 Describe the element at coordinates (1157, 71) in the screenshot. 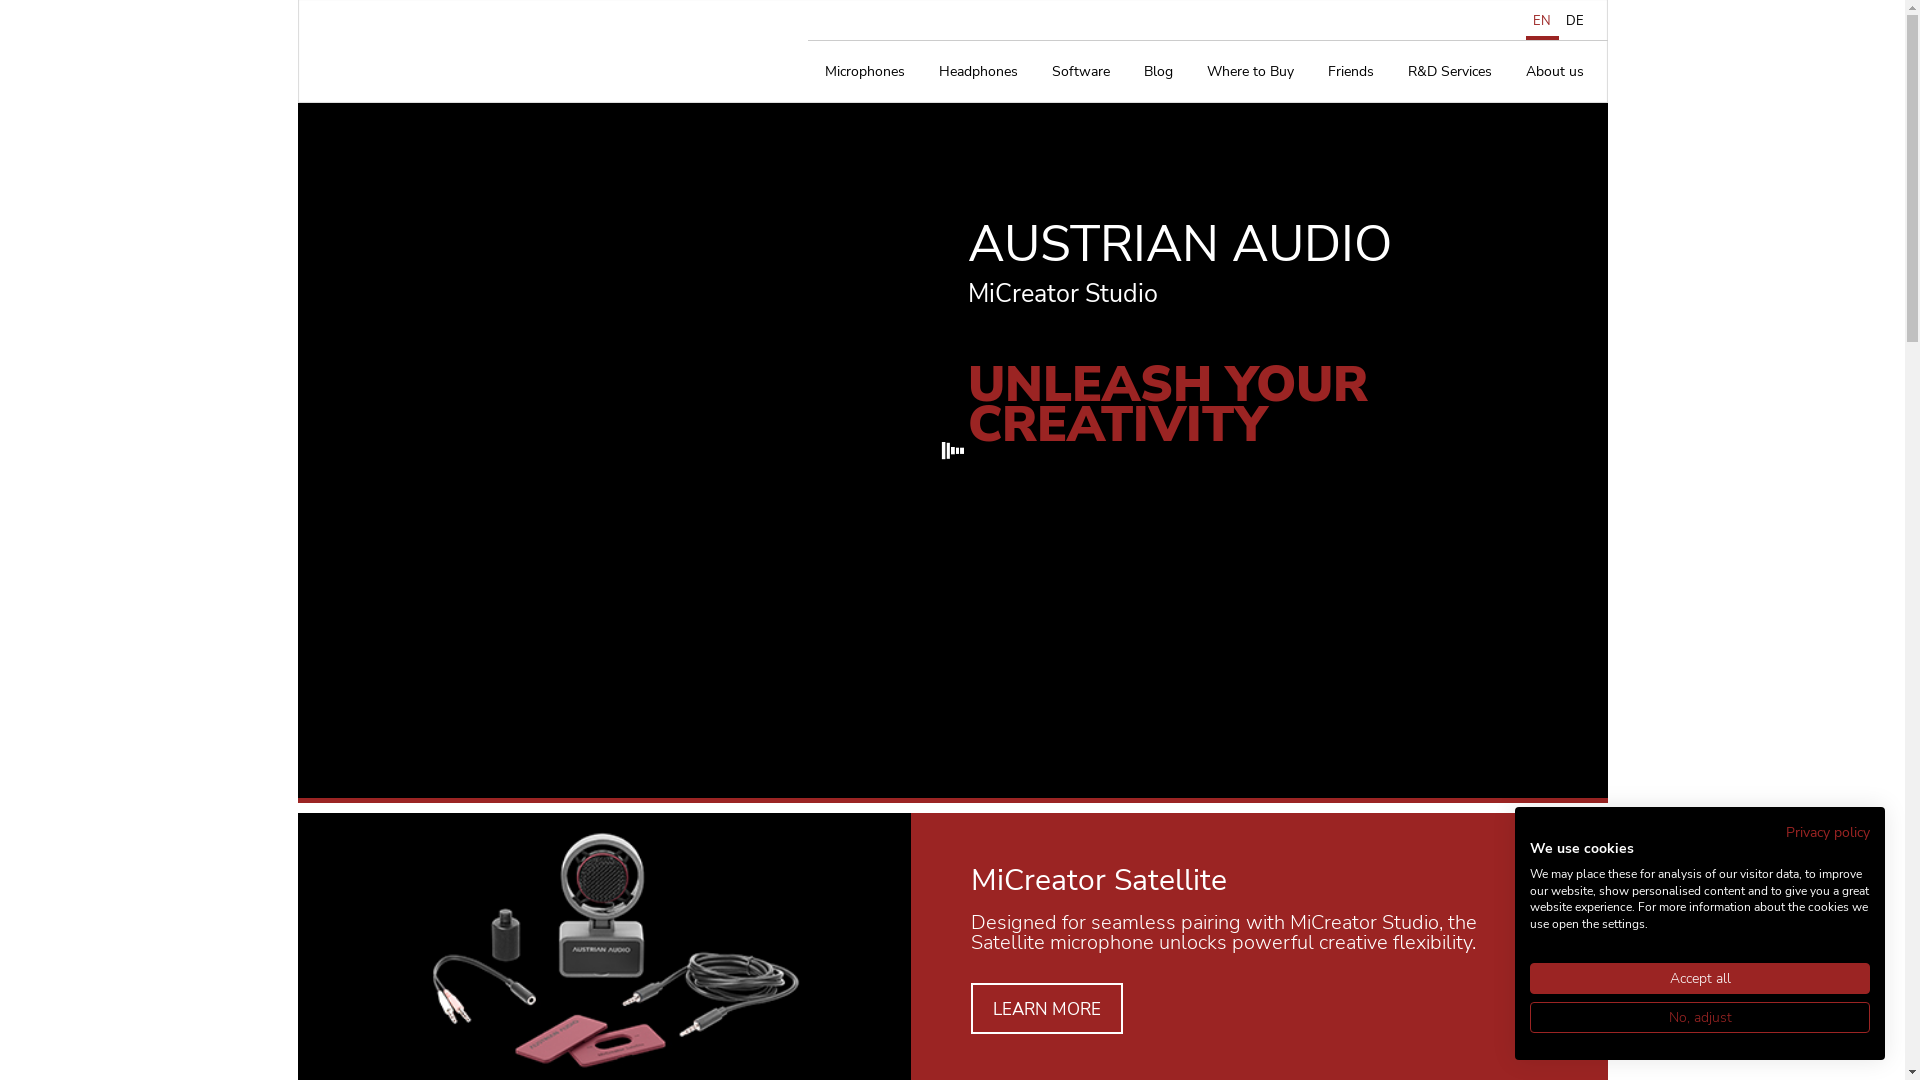

I see `'Blog'` at that location.